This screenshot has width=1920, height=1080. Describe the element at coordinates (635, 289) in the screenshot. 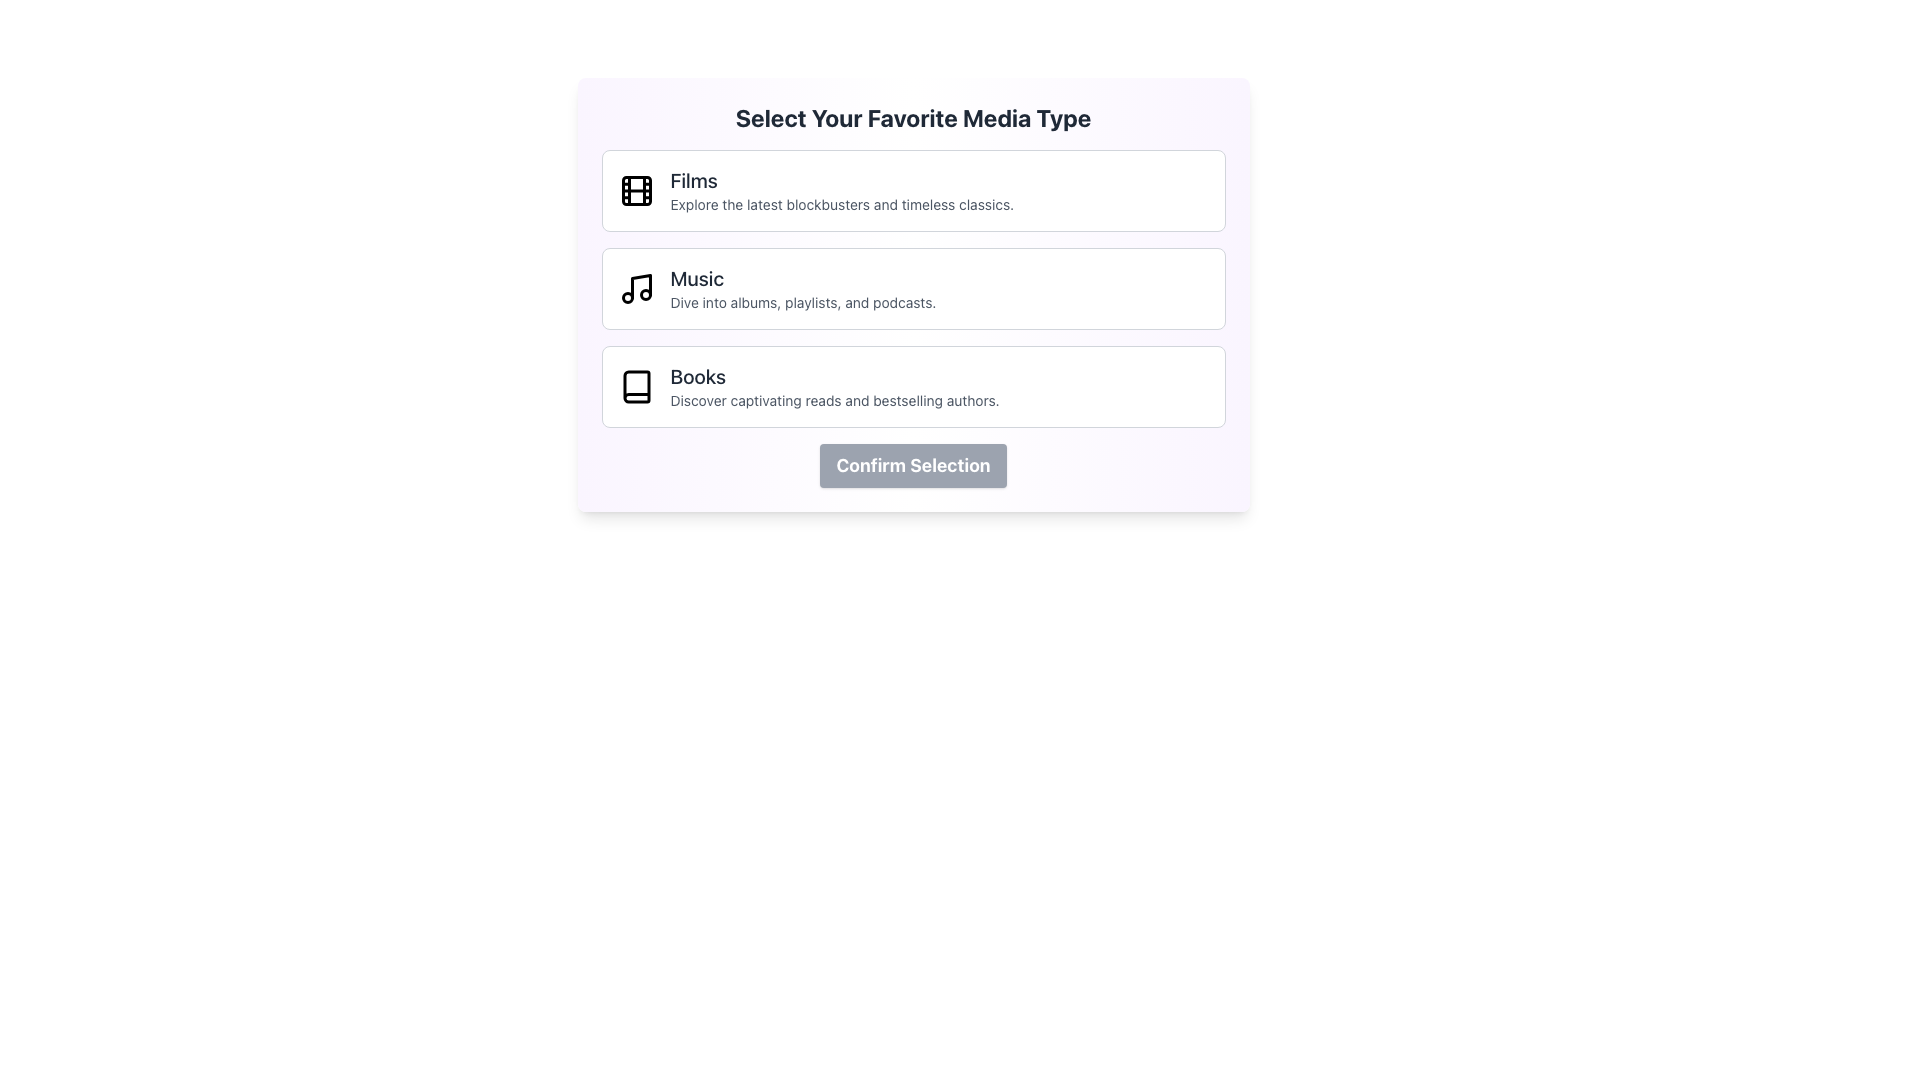

I see `the musical note icon representing the 'Music' option in the media selection menu, located to the left of the 'Music' label in the middle row of the three-item vertical list` at that location.